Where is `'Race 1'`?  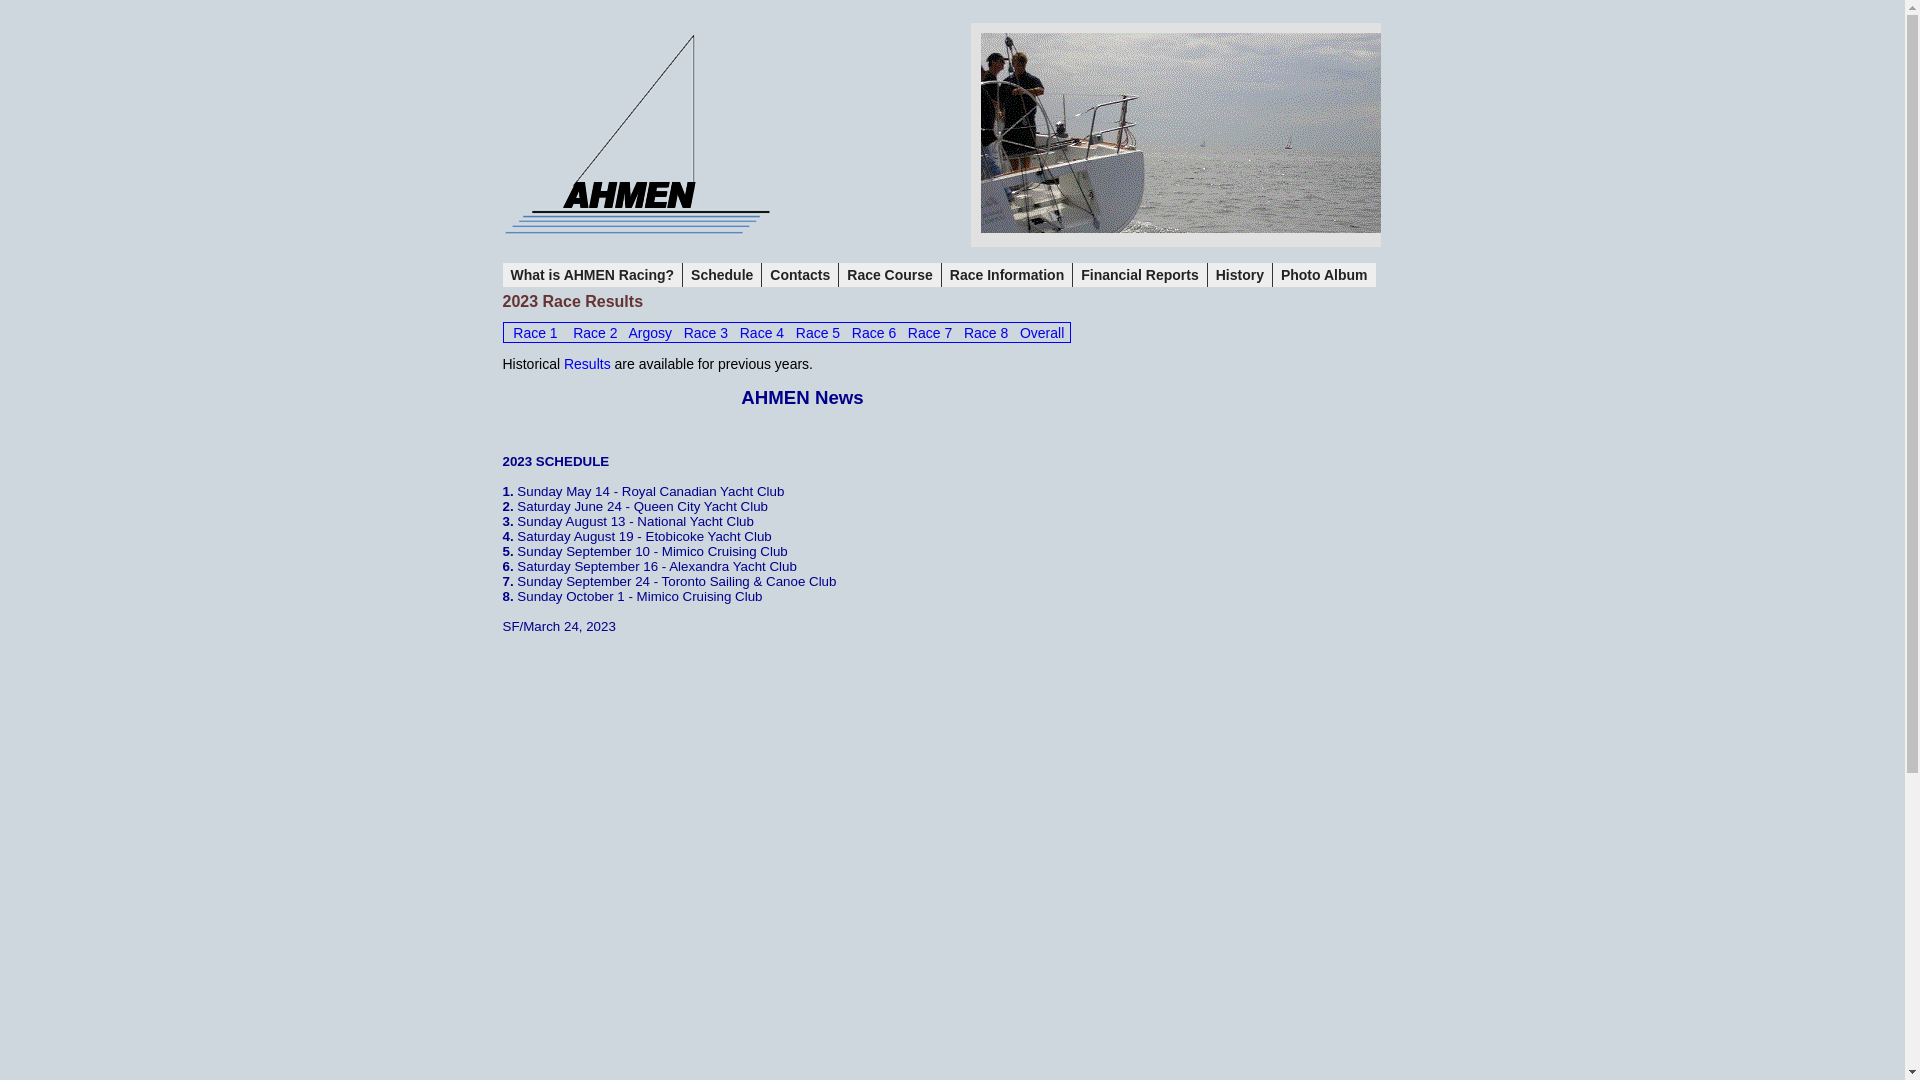
'Race 1' is located at coordinates (534, 331).